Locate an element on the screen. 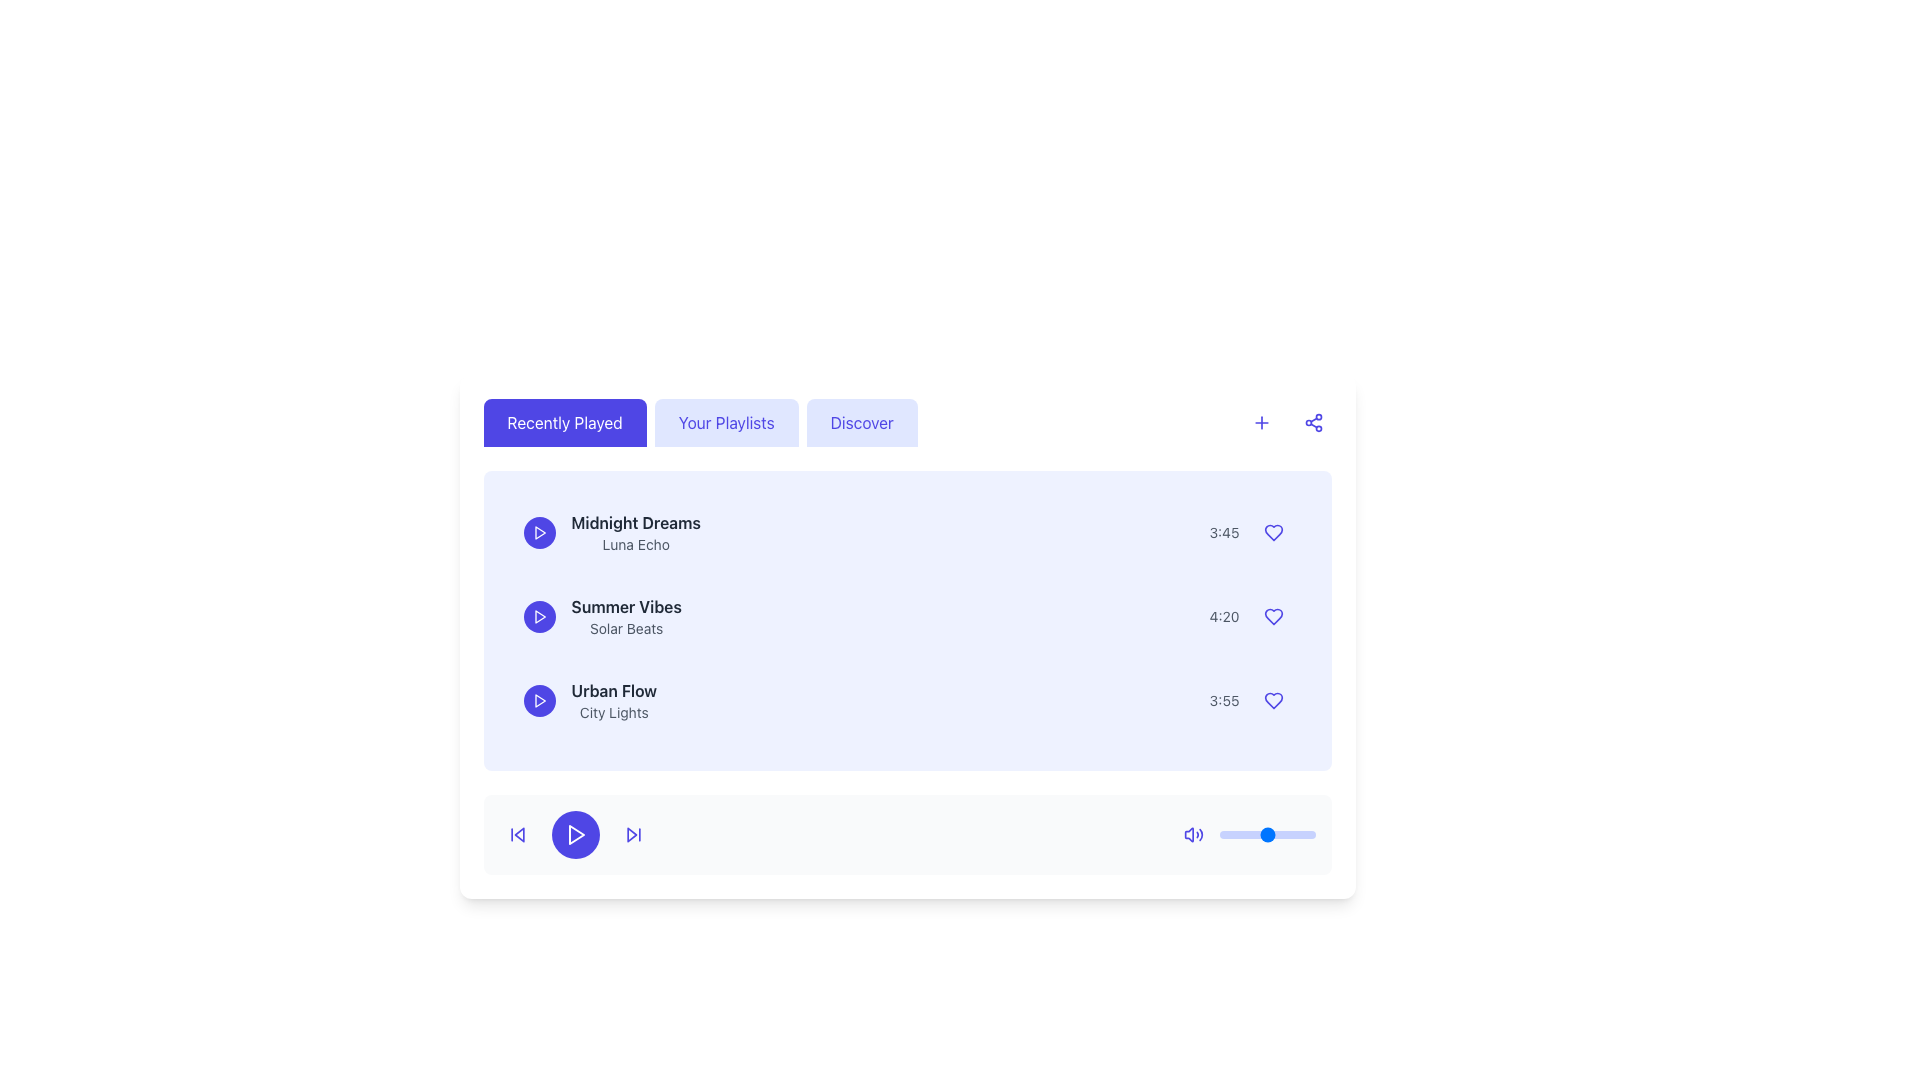  the circular play button with a vivid indigo blue background and white triangular play icon to observe the hover effect is located at coordinates (574, 834).